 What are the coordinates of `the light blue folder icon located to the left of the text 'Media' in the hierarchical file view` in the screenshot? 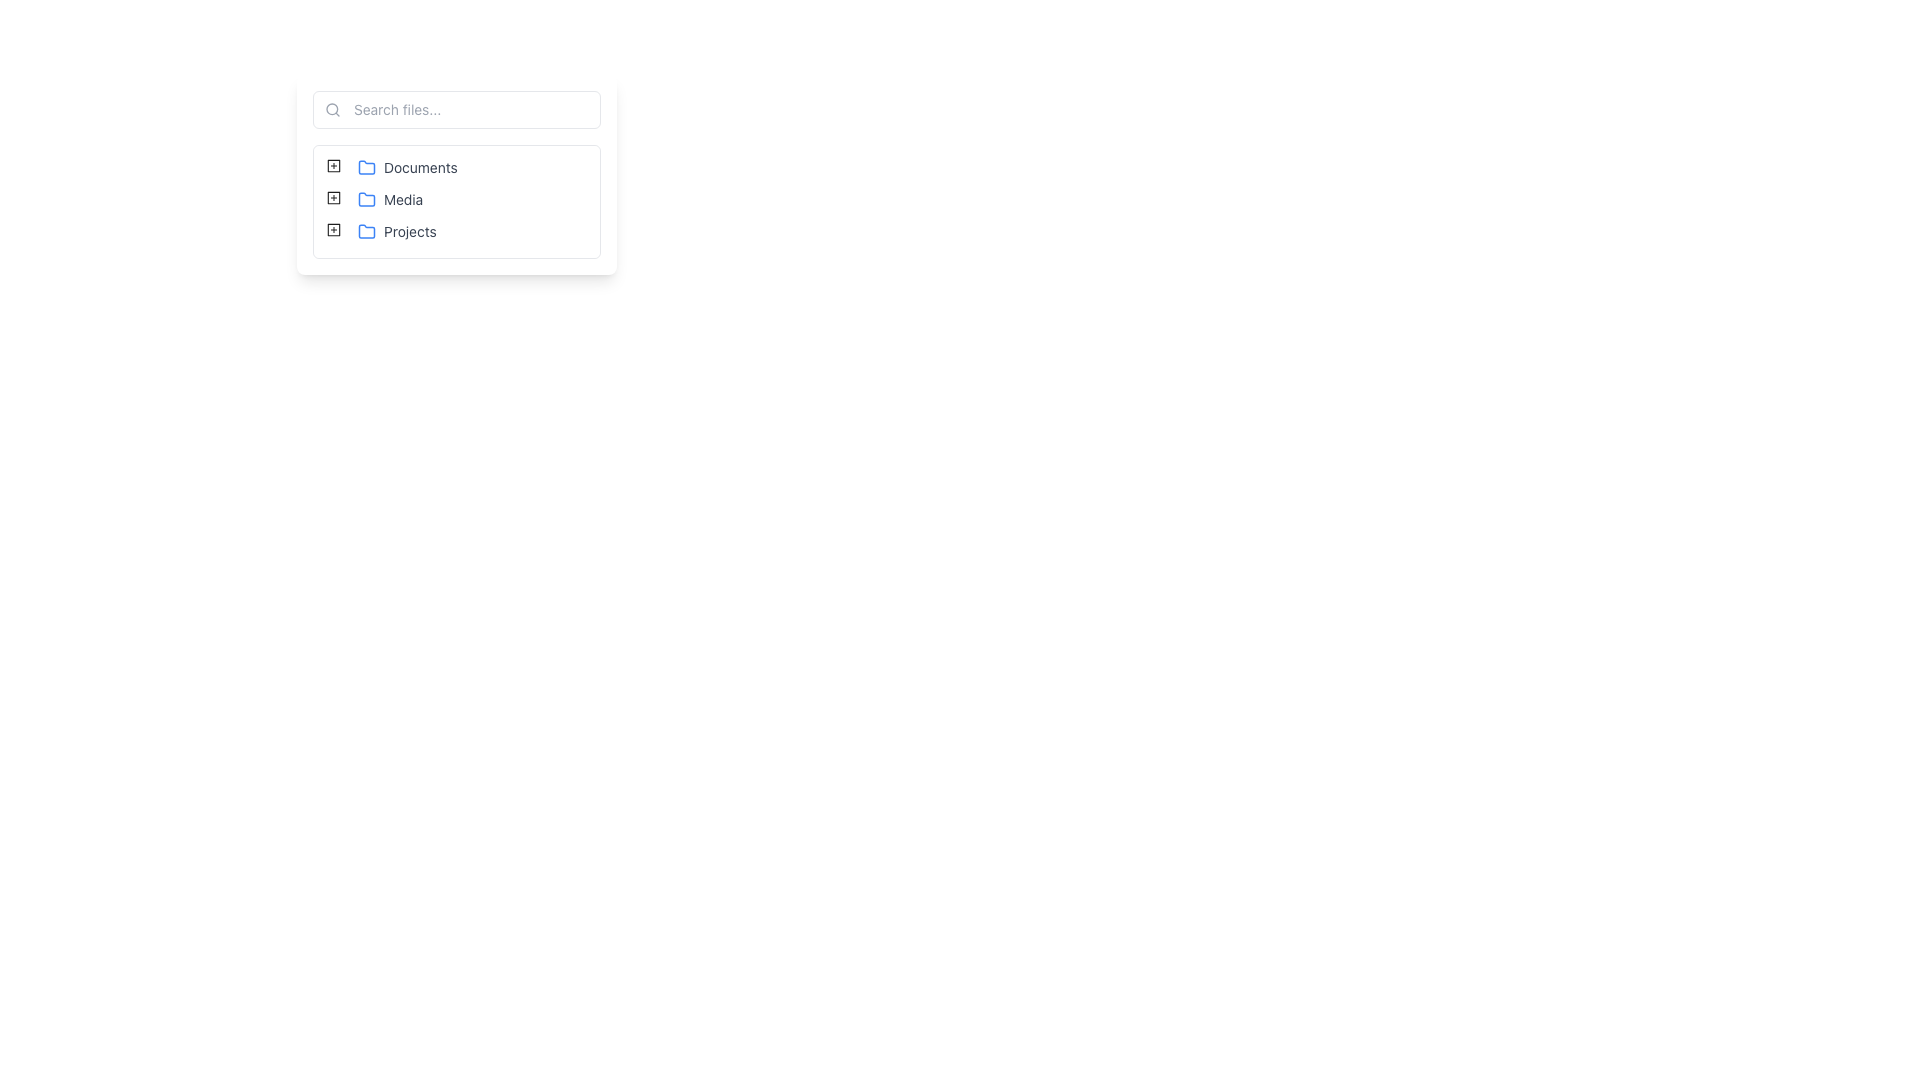 It's located at (366, 165).